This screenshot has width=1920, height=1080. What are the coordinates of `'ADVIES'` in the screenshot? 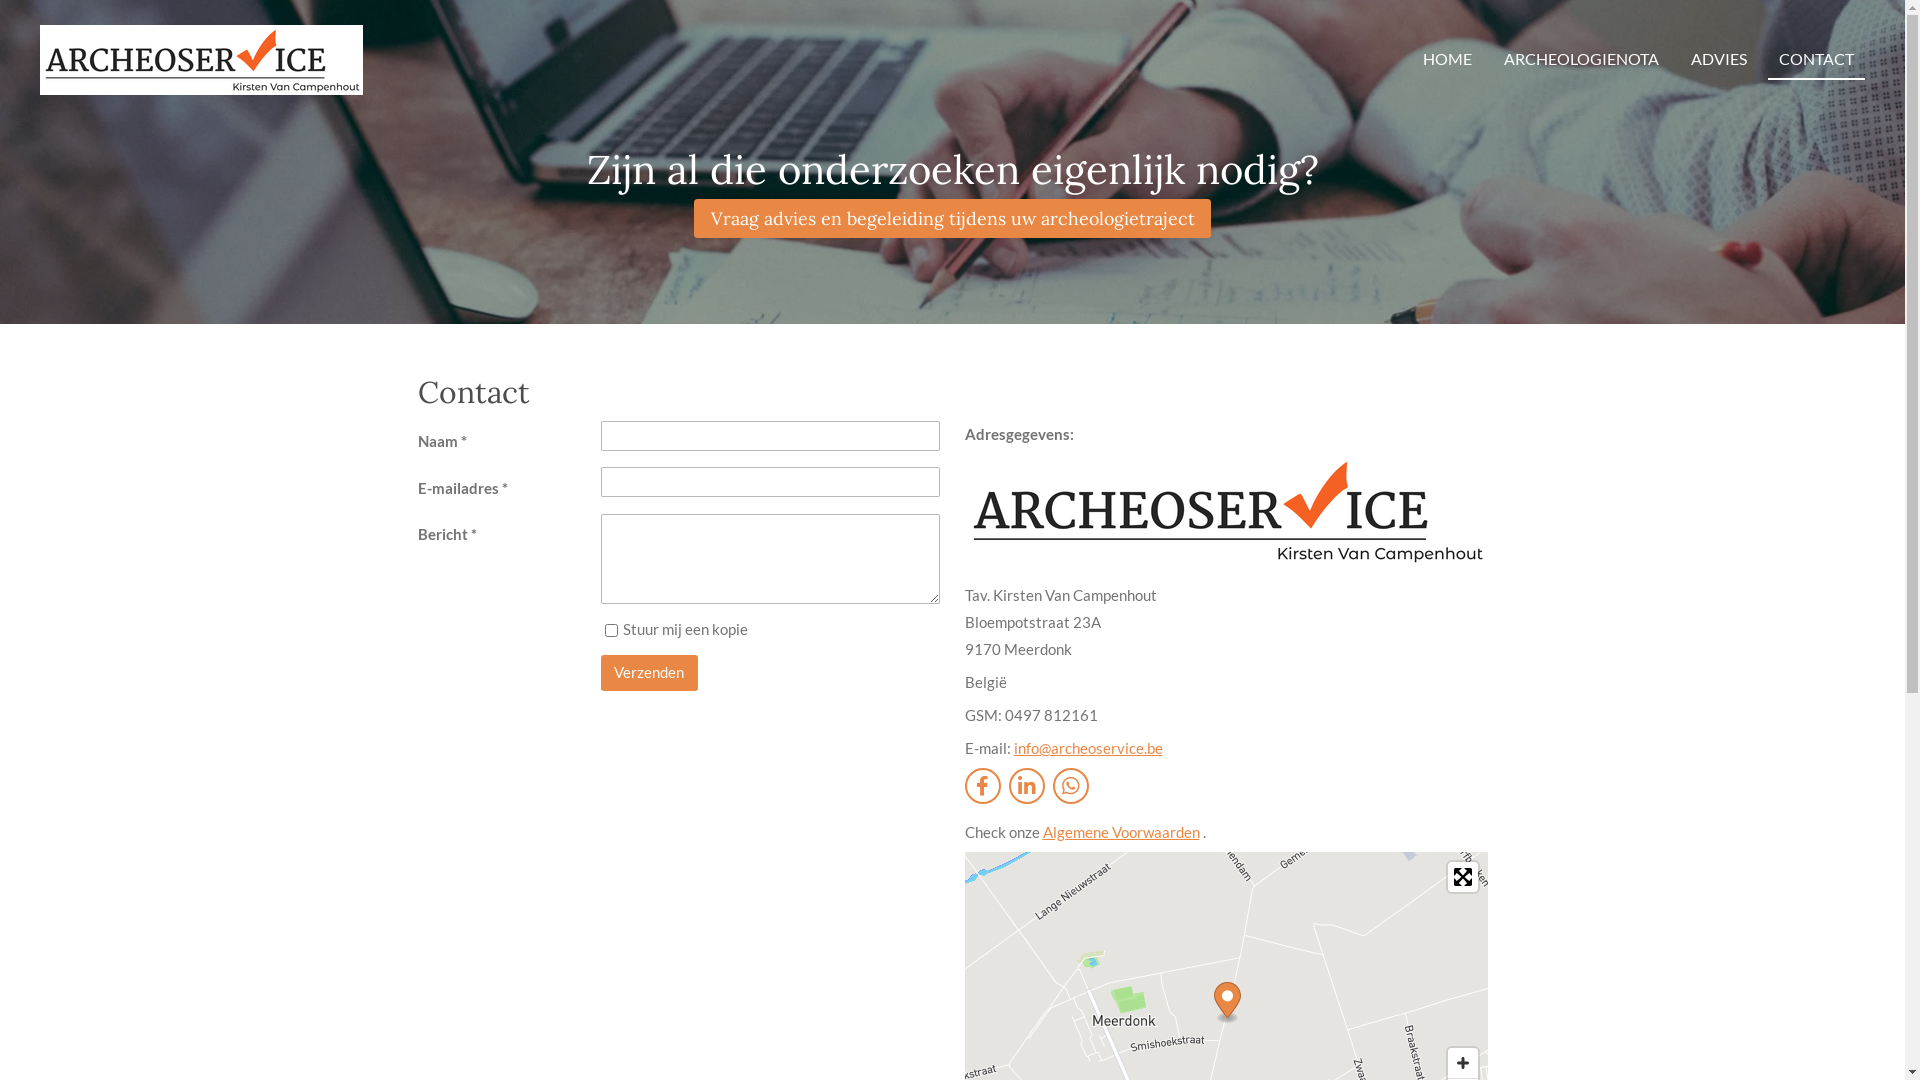 It's located at (1717, 59).